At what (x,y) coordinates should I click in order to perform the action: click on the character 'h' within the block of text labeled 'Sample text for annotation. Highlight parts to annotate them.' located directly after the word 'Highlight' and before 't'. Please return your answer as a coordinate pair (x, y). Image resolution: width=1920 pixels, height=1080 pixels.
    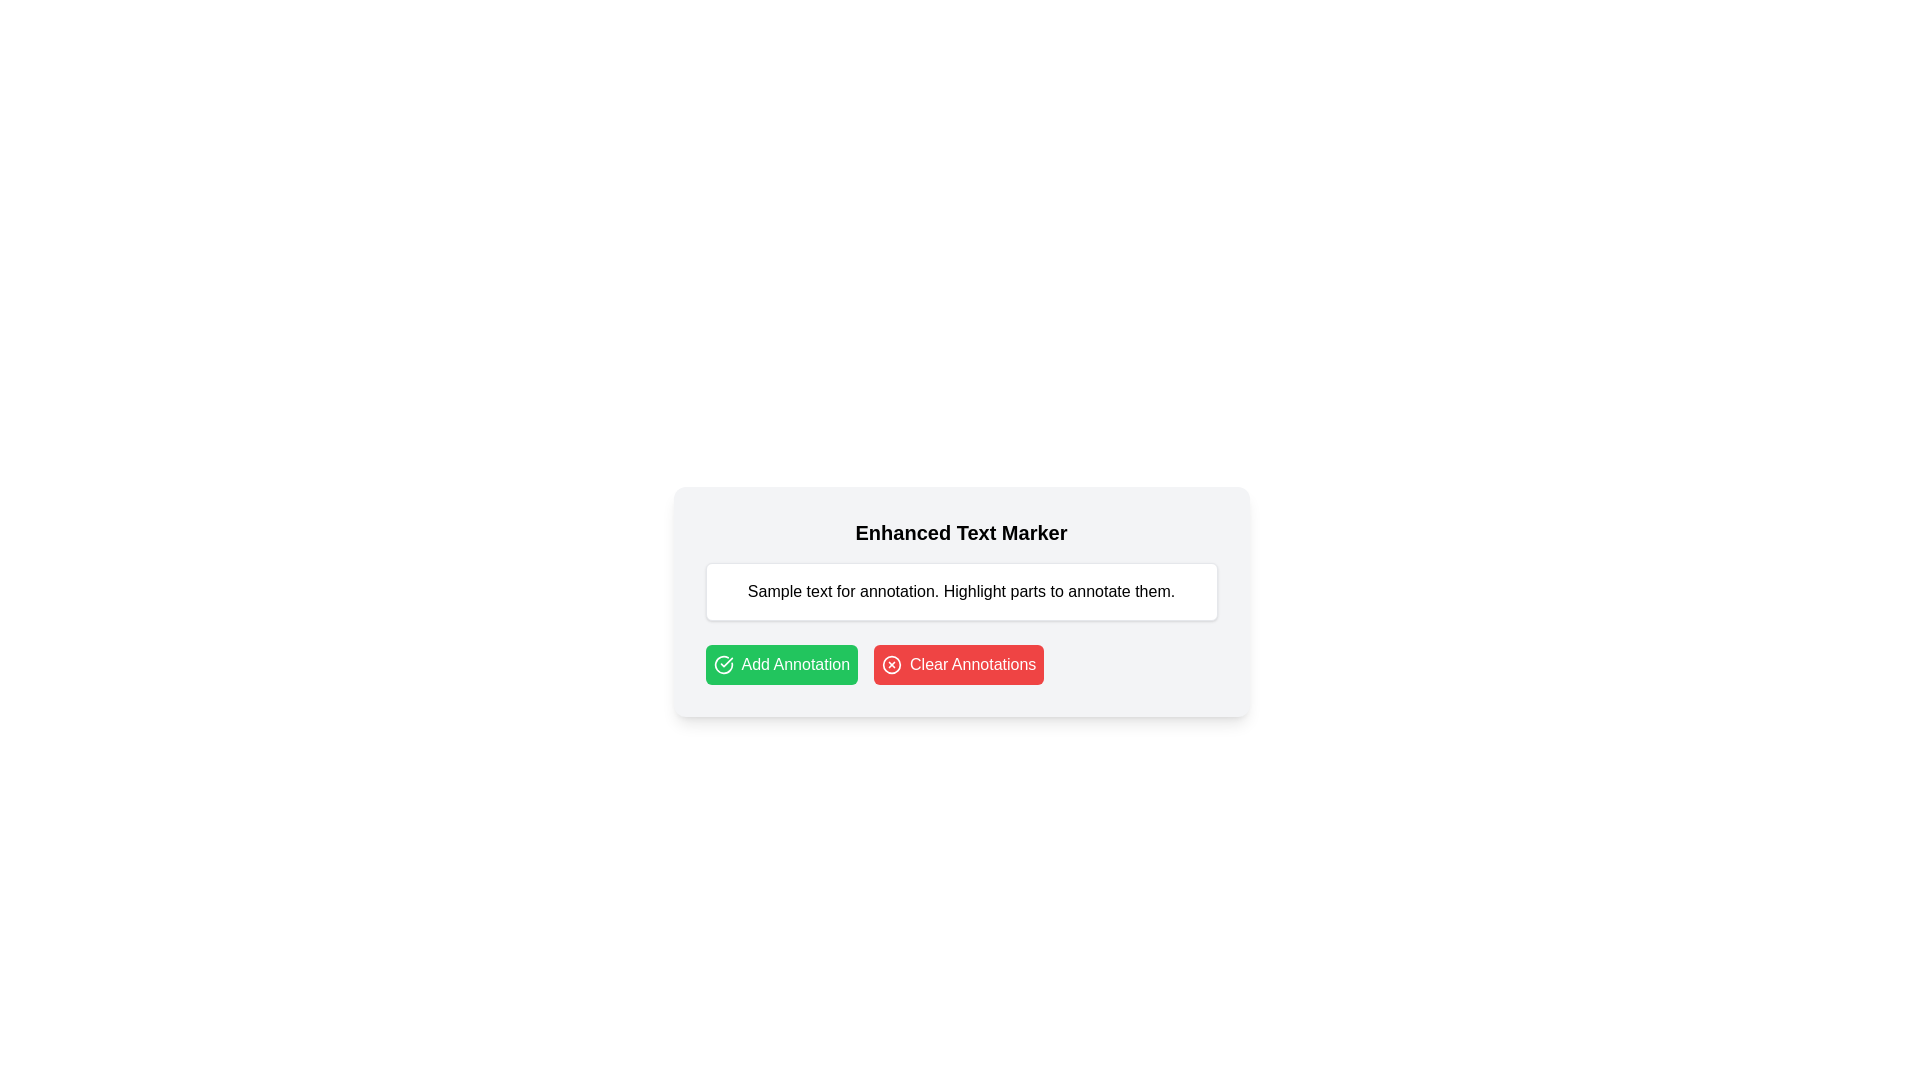
    Looking at the image, I should click on (997, 590).